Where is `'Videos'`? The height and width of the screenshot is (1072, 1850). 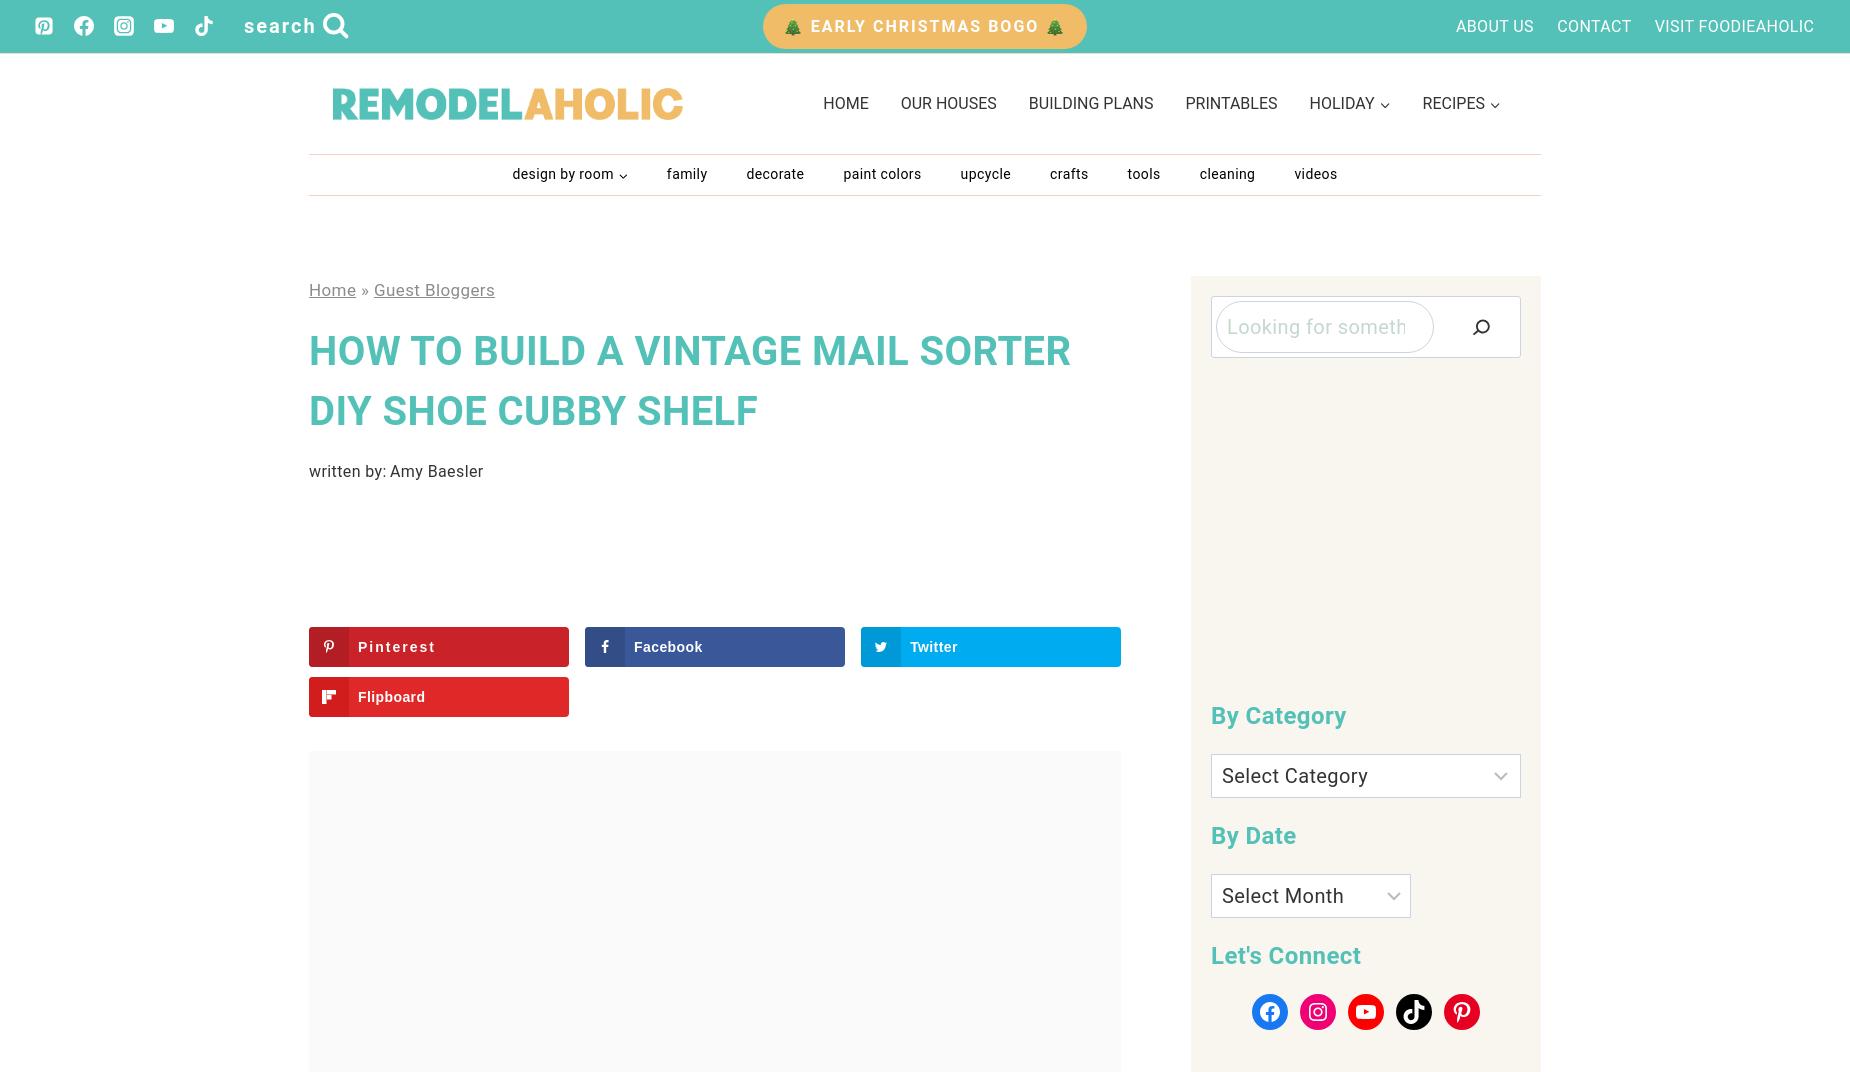 'Videos' is located at coordinates (1314, 172).